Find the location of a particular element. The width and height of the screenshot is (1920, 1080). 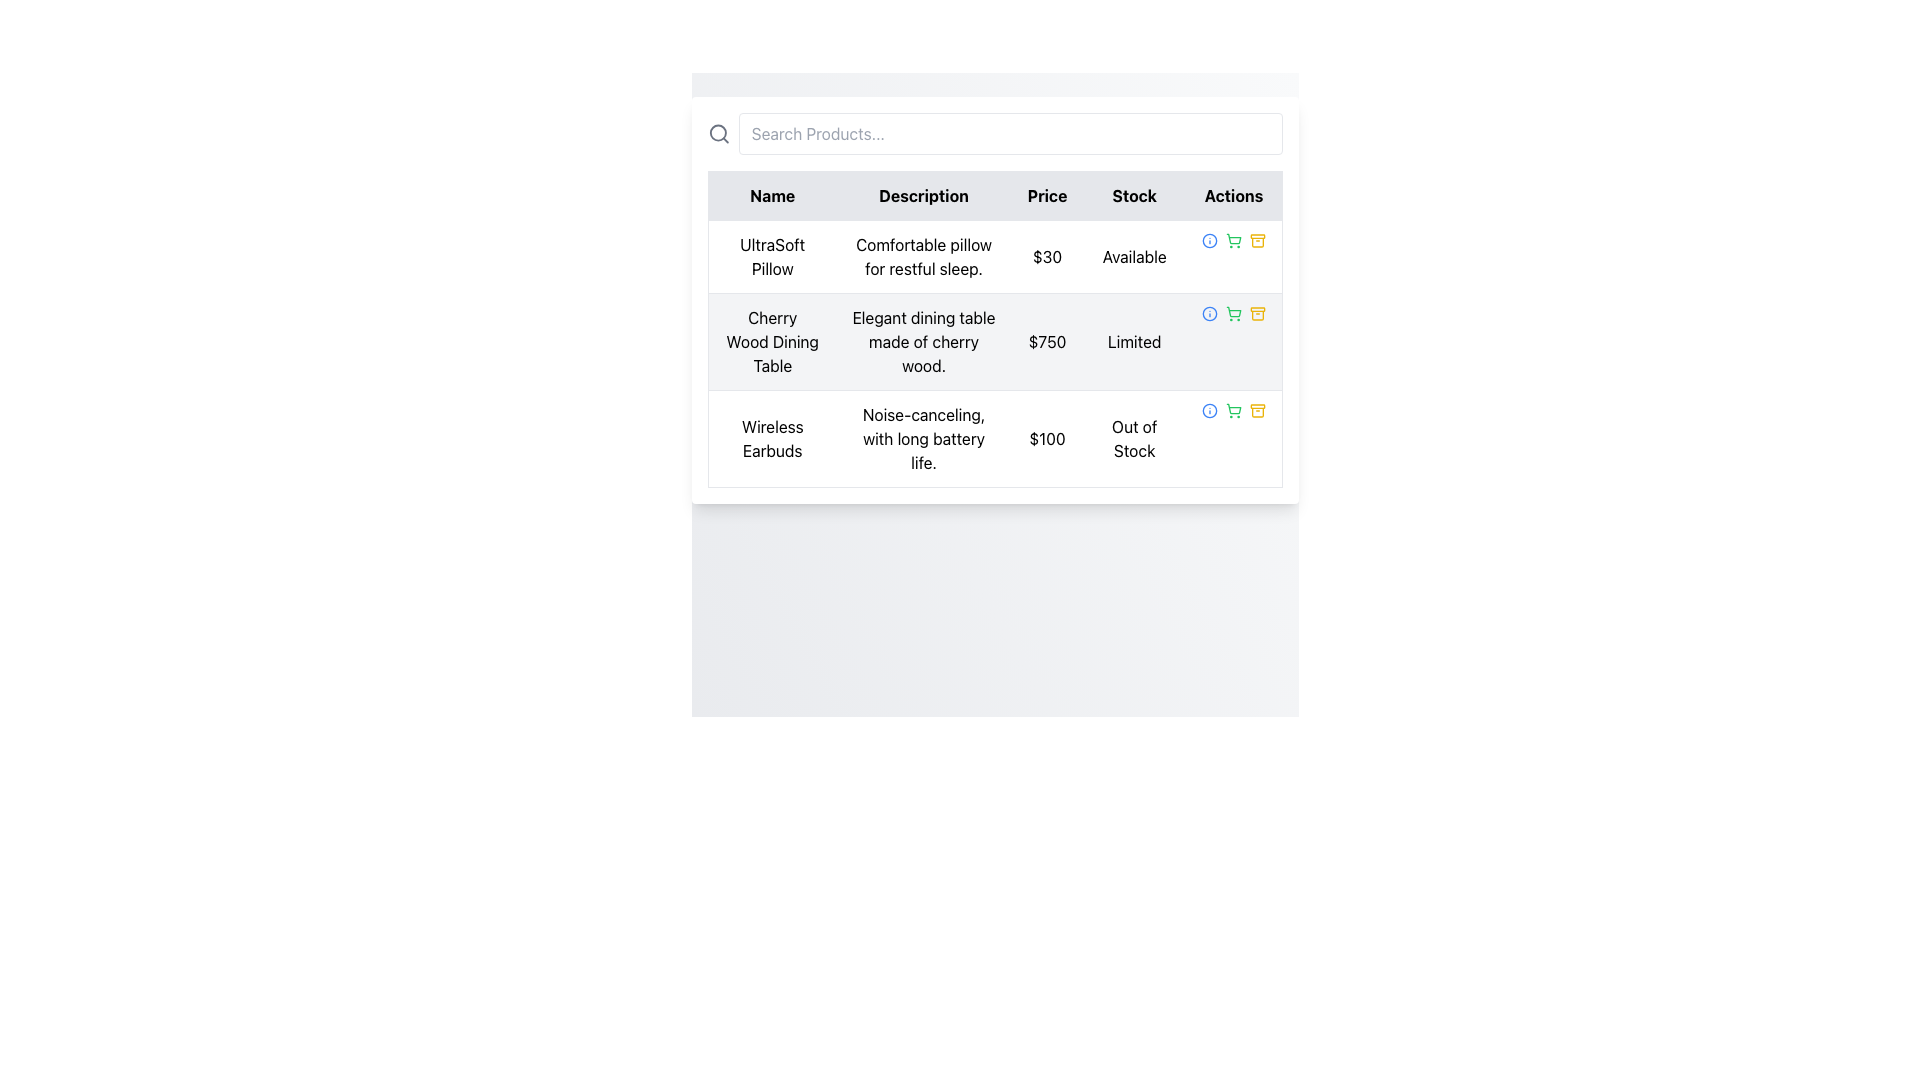

the 'Out of Stock' text element, which is displayed in bold, black font and is part of the last row in the table under the 'Stock' column is located at coordinates (1134, 438).